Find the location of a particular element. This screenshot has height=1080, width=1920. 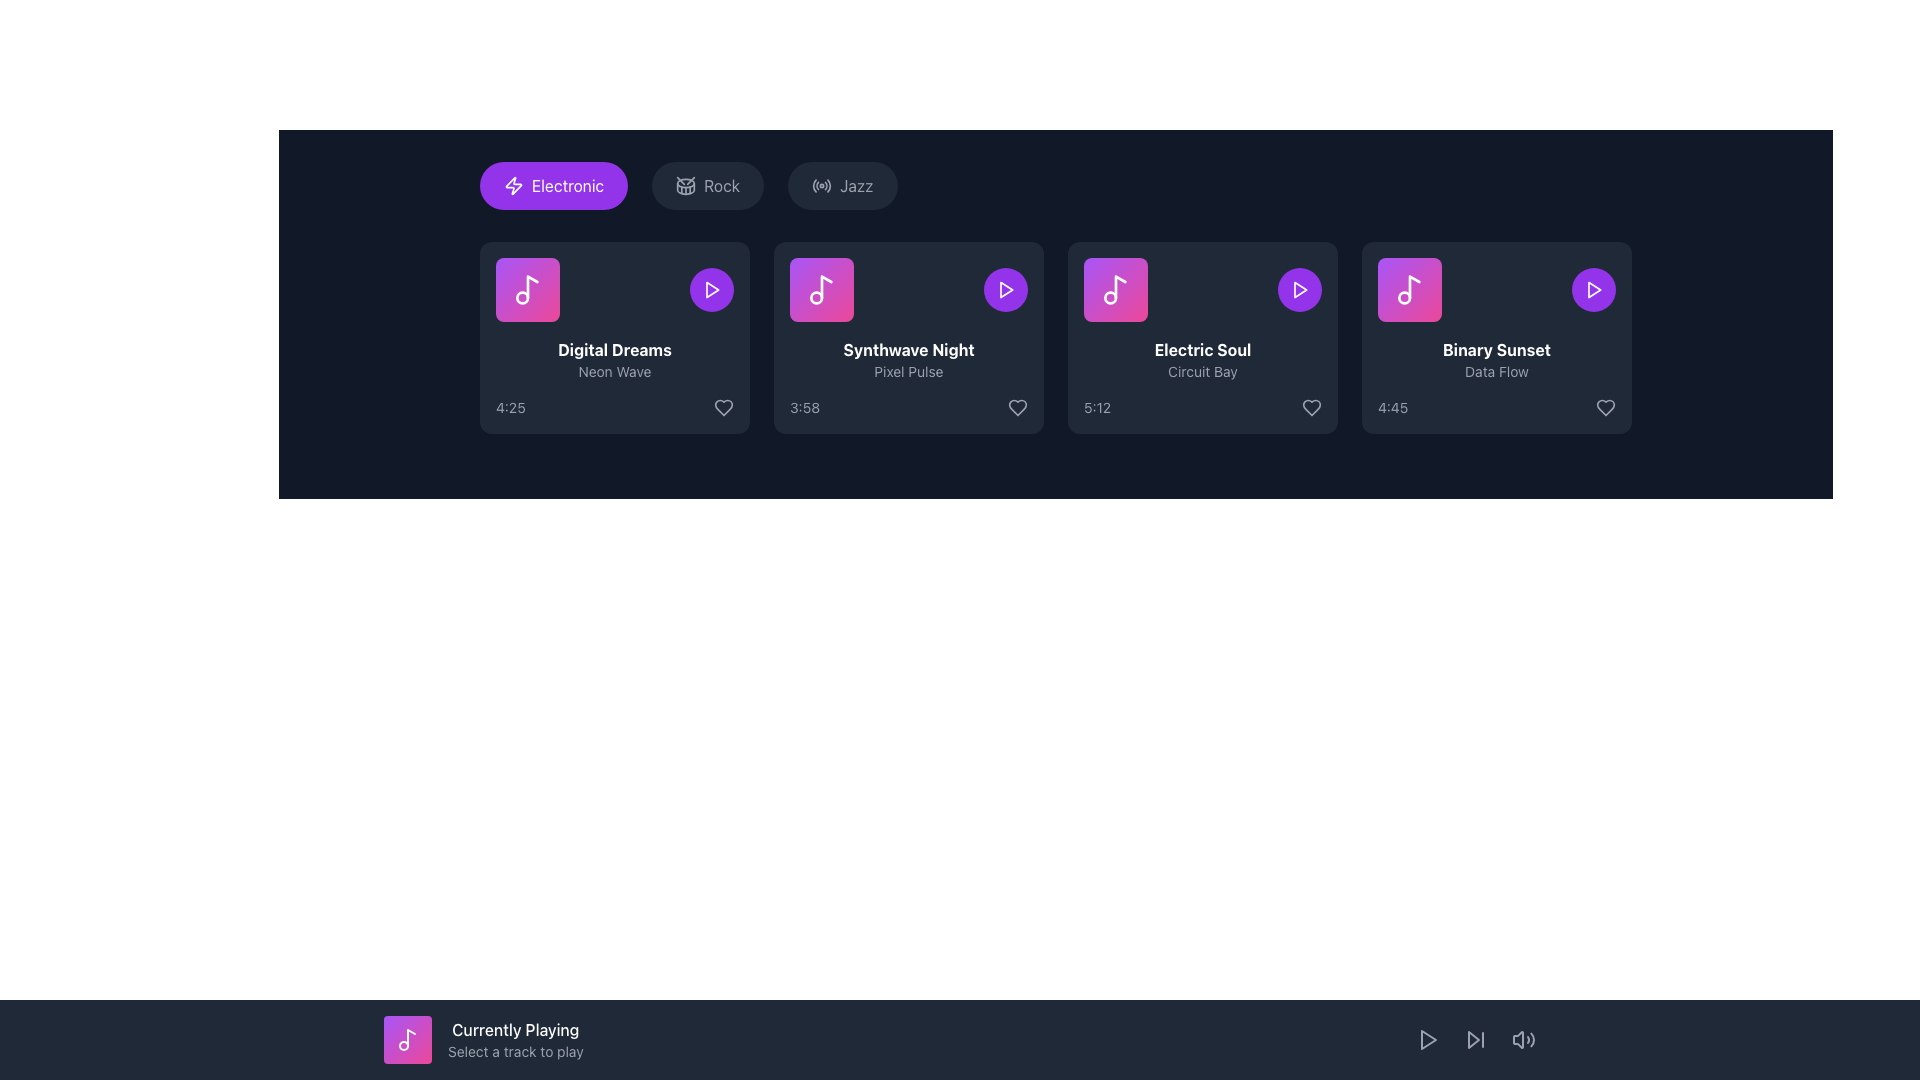

the music icon located at the first position in a horizontal row within the leftmost card of the music list section to initiate an action or selection is located at coordinates (528, 289).